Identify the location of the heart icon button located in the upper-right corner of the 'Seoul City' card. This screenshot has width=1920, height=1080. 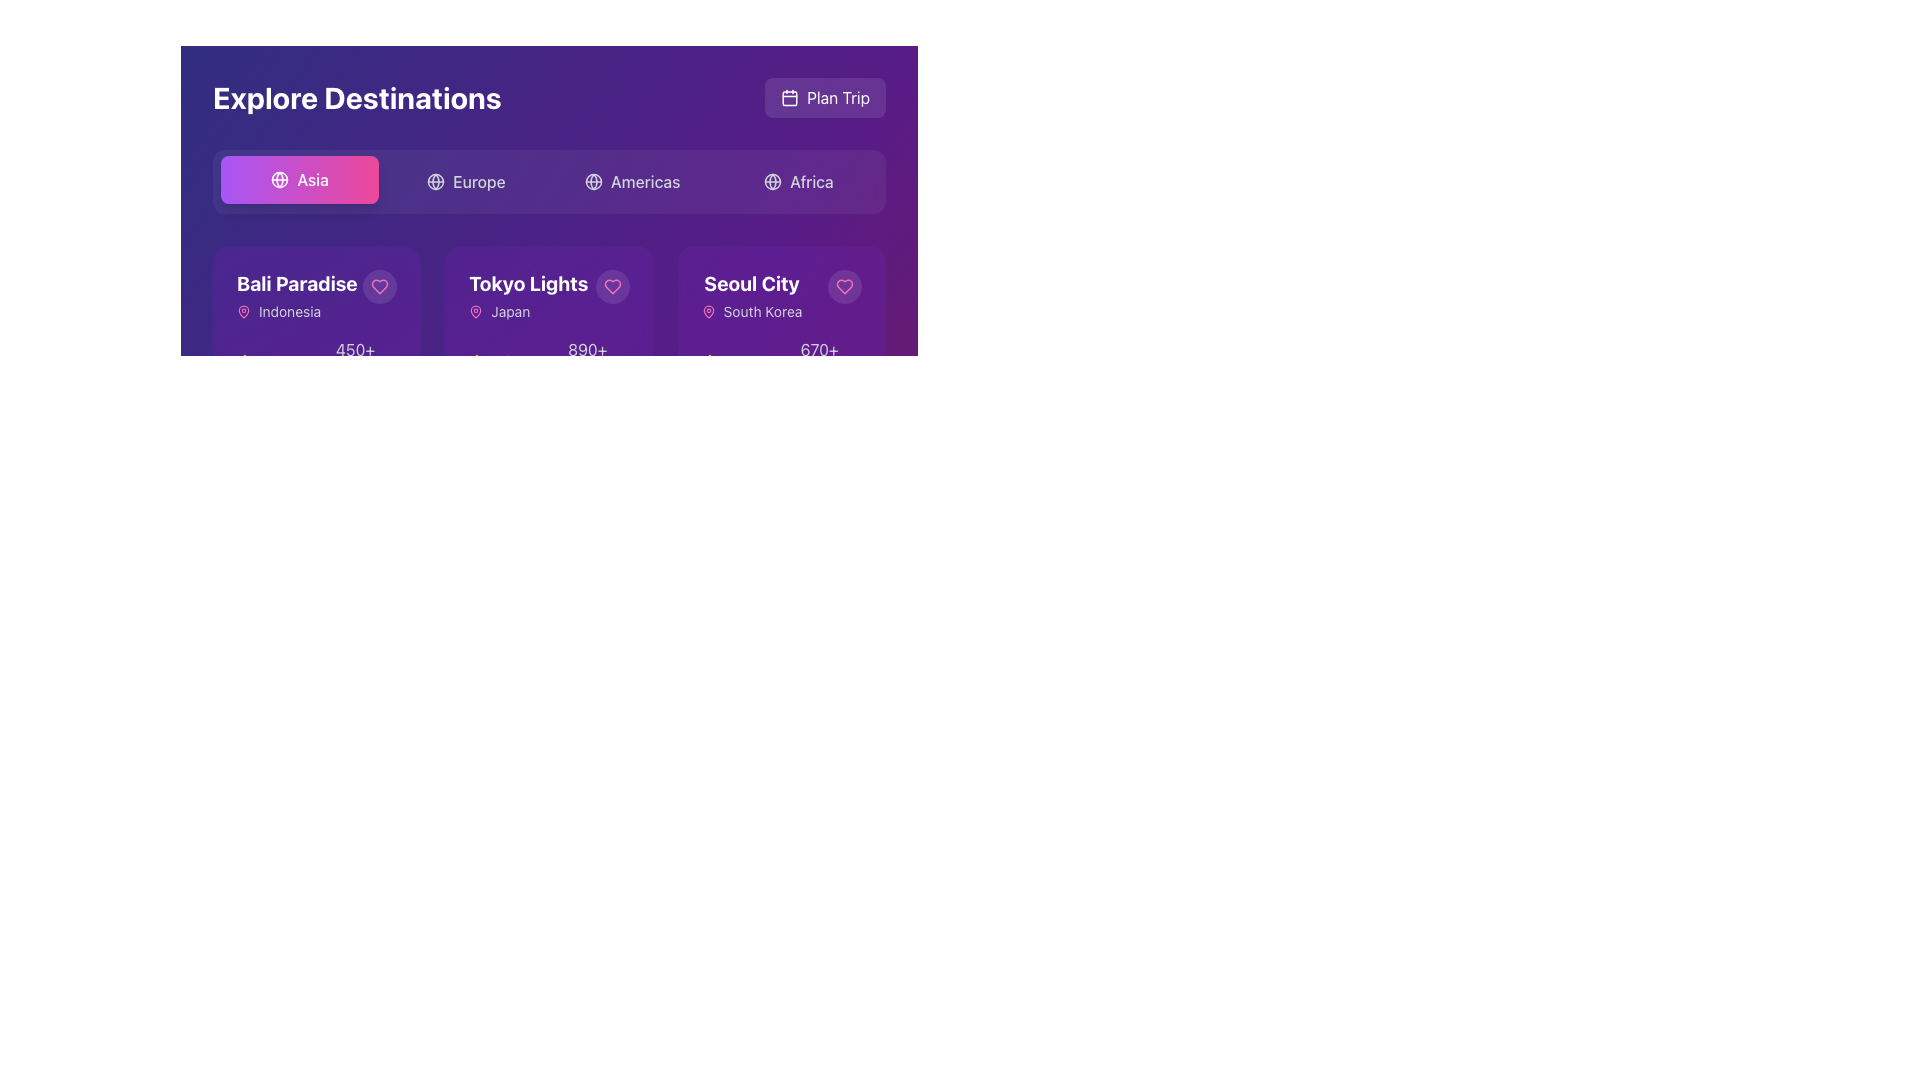
(844, 286).